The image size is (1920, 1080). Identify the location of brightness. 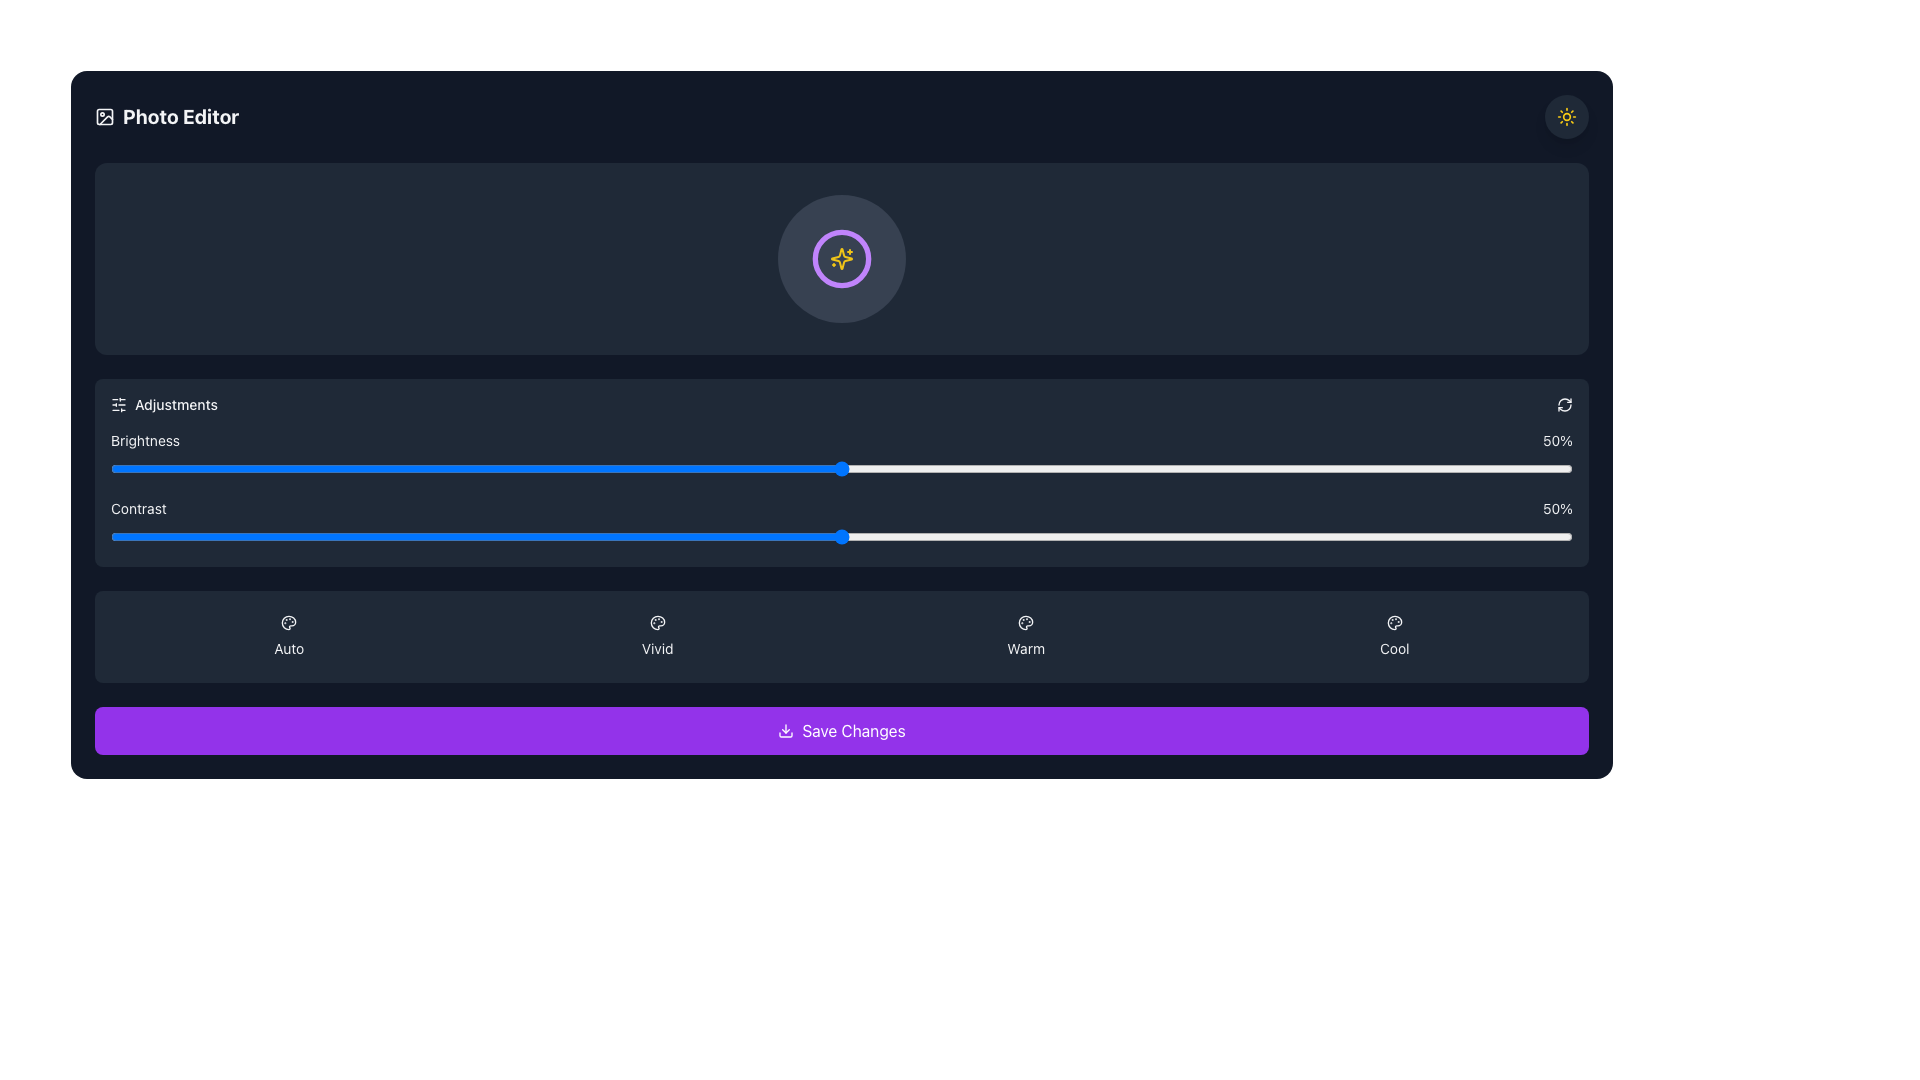
(753, 469).